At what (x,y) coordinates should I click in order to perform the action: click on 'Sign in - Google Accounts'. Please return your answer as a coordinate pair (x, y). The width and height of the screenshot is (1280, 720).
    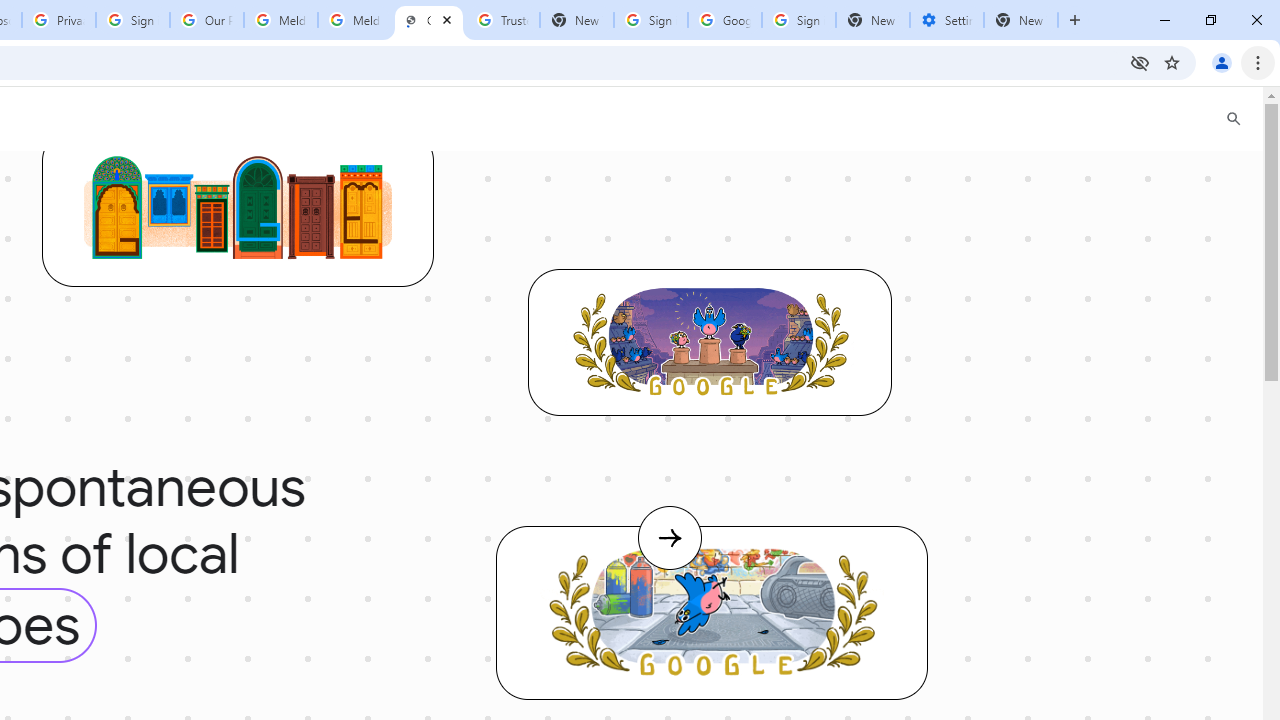
    Looking at the image, I should click on (651, 20).